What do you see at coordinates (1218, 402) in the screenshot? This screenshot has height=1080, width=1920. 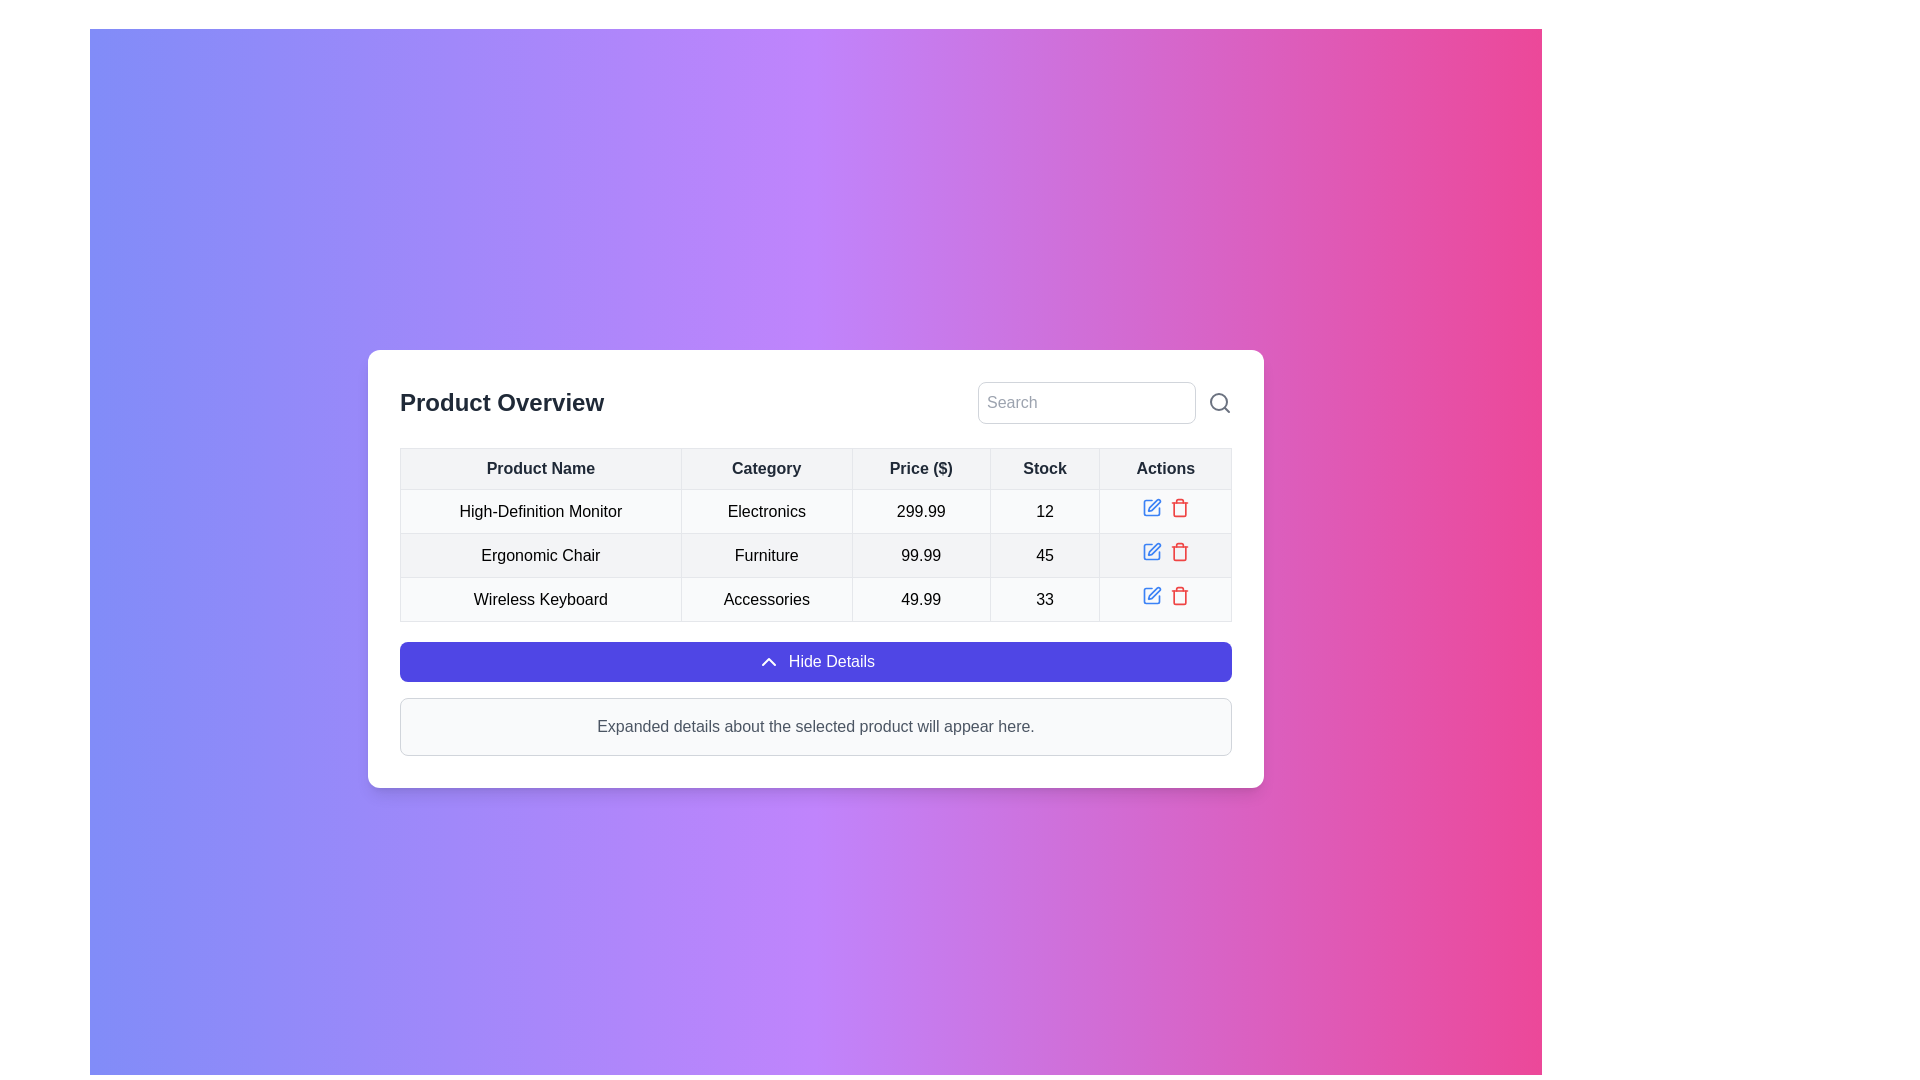 I see `the minimalist gray magnifying glass icon located at the far right of the UI, next to the text input field` at bounding box center [1218, 402].